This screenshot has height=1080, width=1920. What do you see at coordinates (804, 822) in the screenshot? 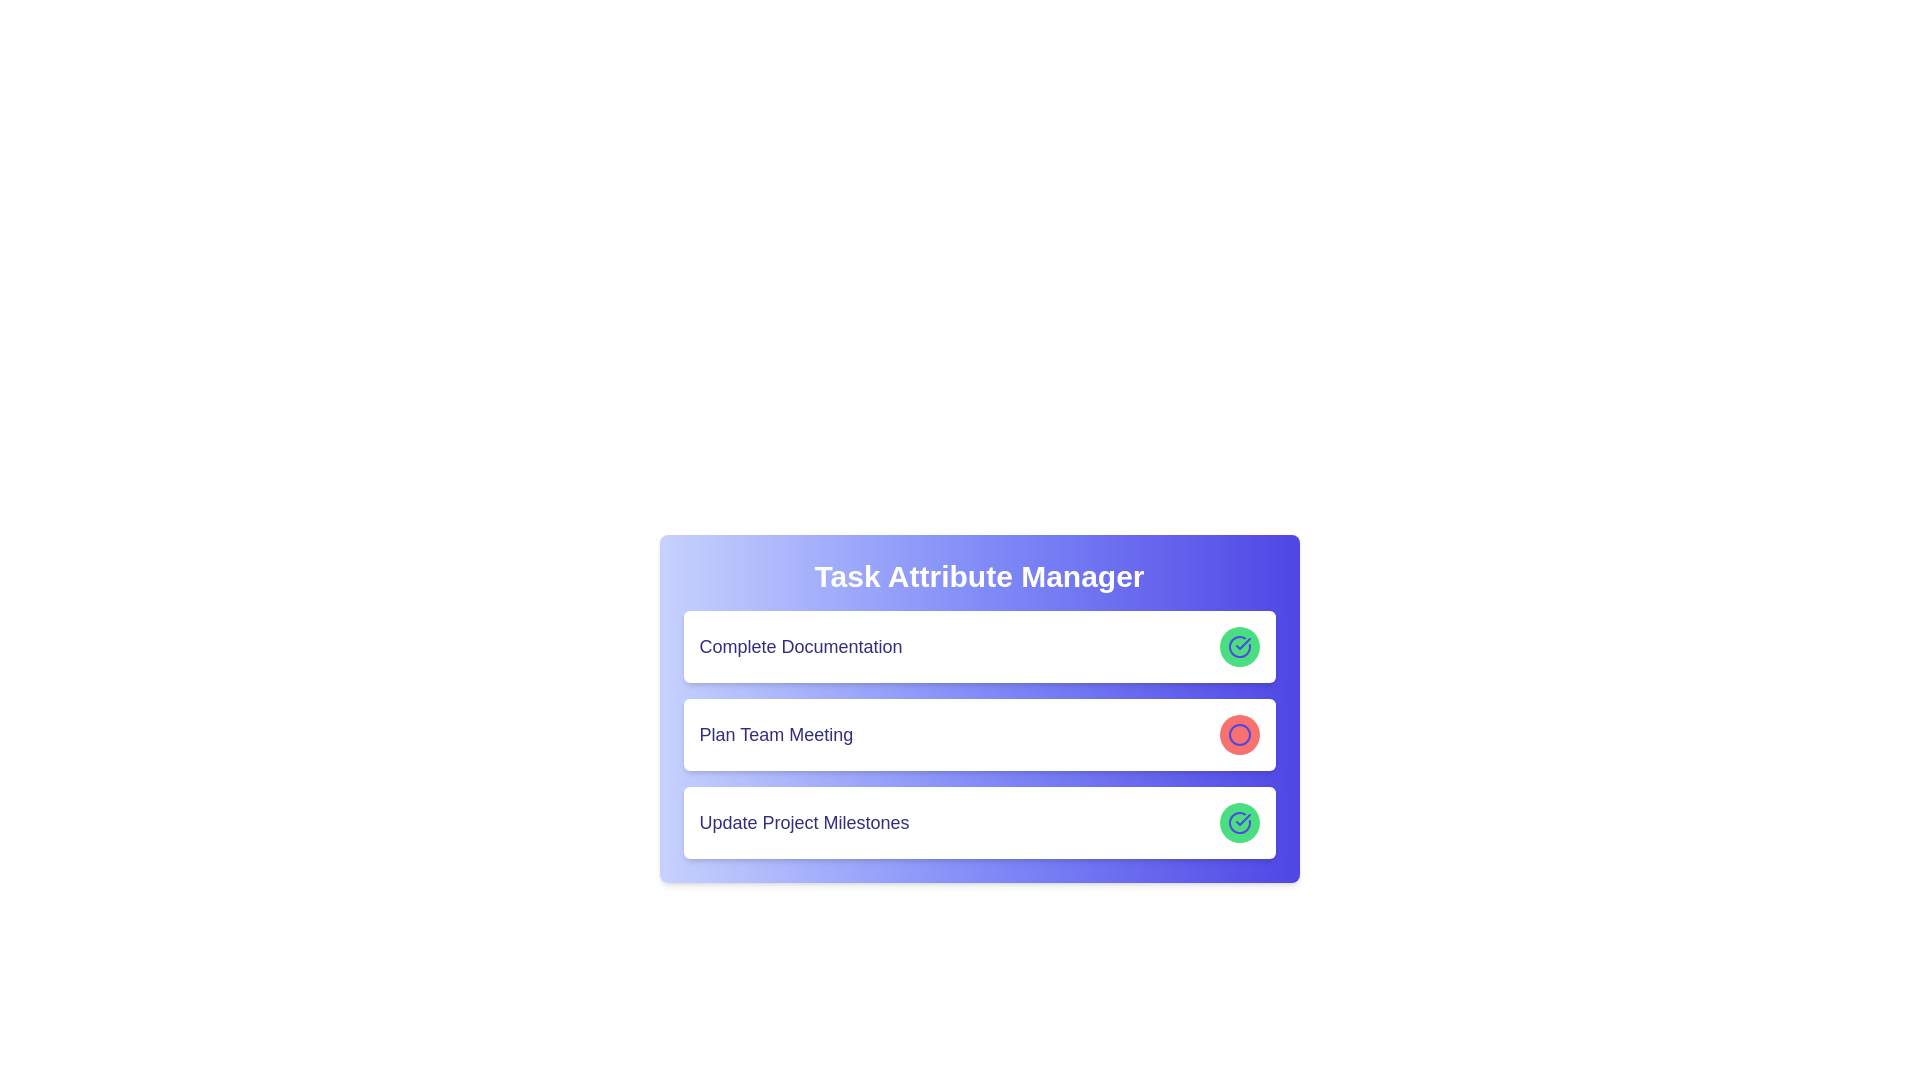
I see `the text label that identifies the task 'Update Project Milestones', which is centrally located within the last card in a vertically stacked list of tasks` at bounding box center [804, 822].